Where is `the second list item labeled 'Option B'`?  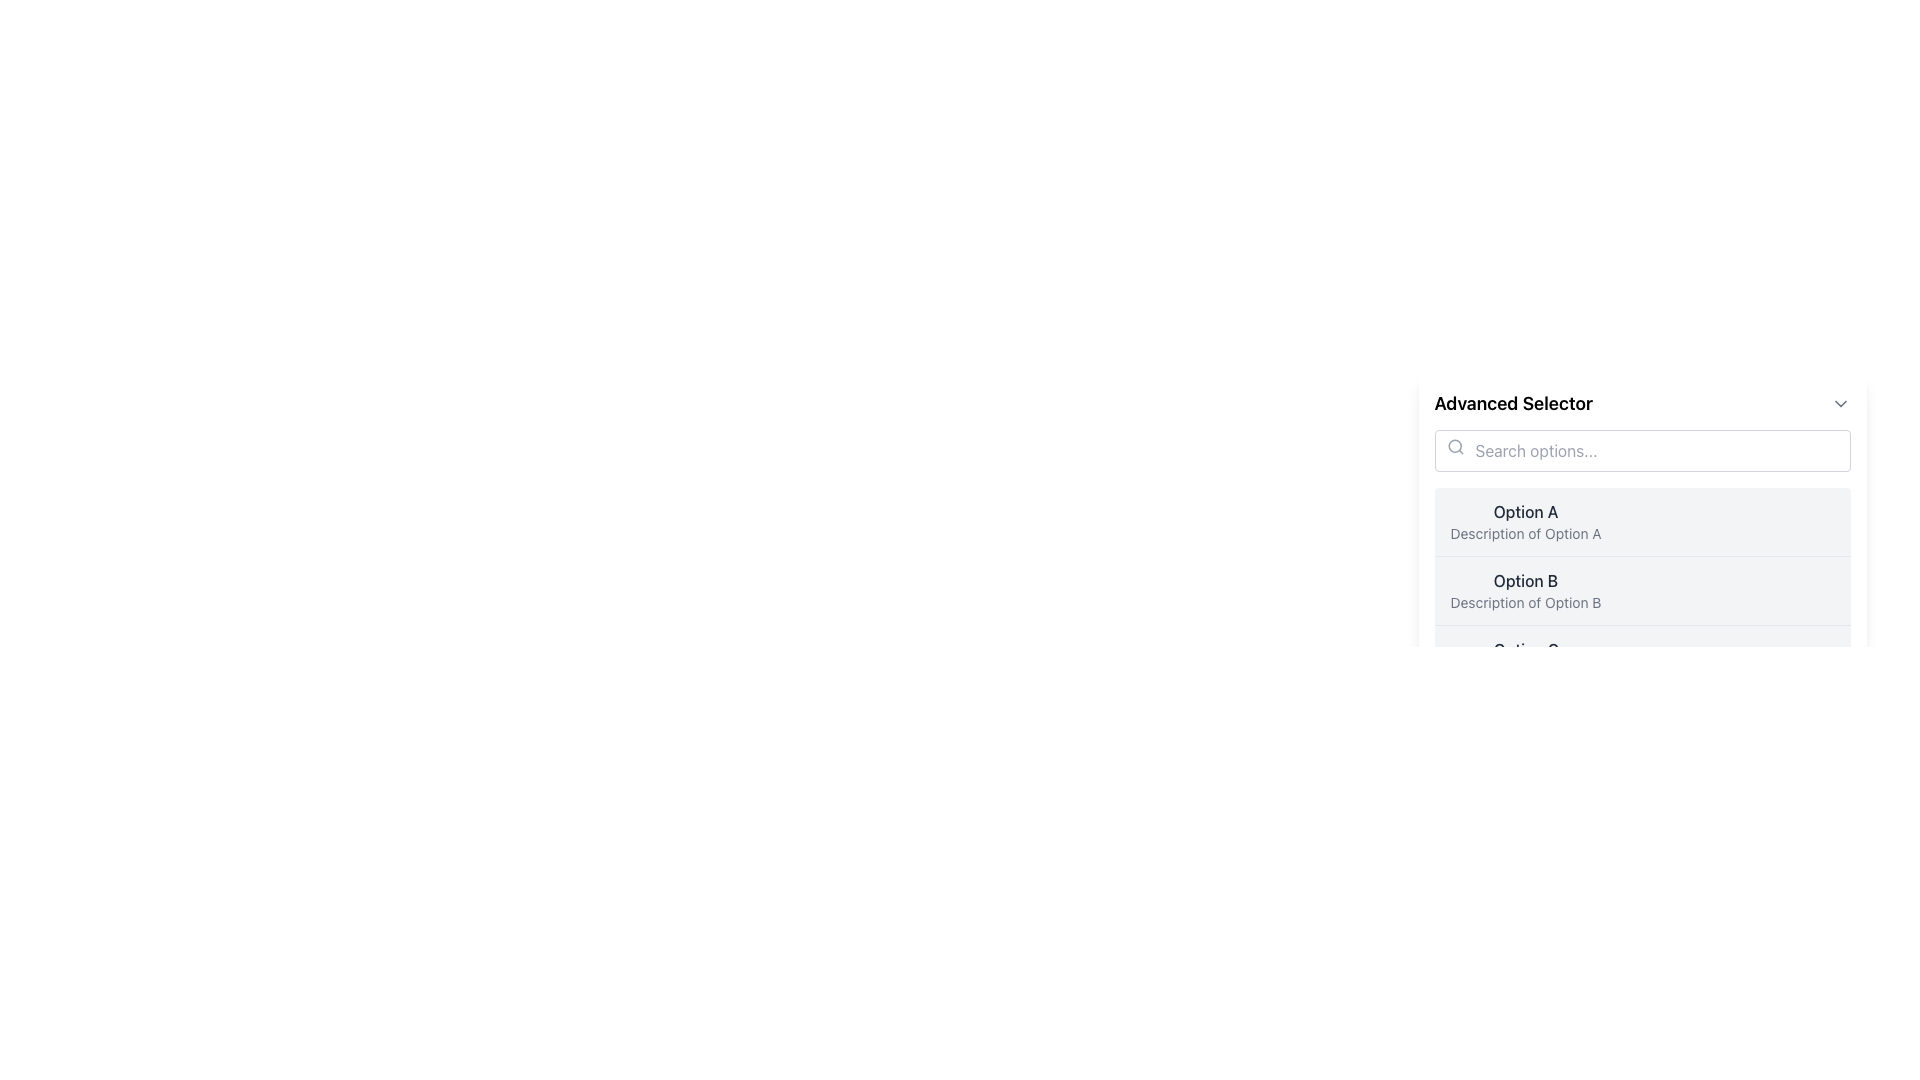 the second list item labeled 'Option B' is located at coordinates (1642, 589).